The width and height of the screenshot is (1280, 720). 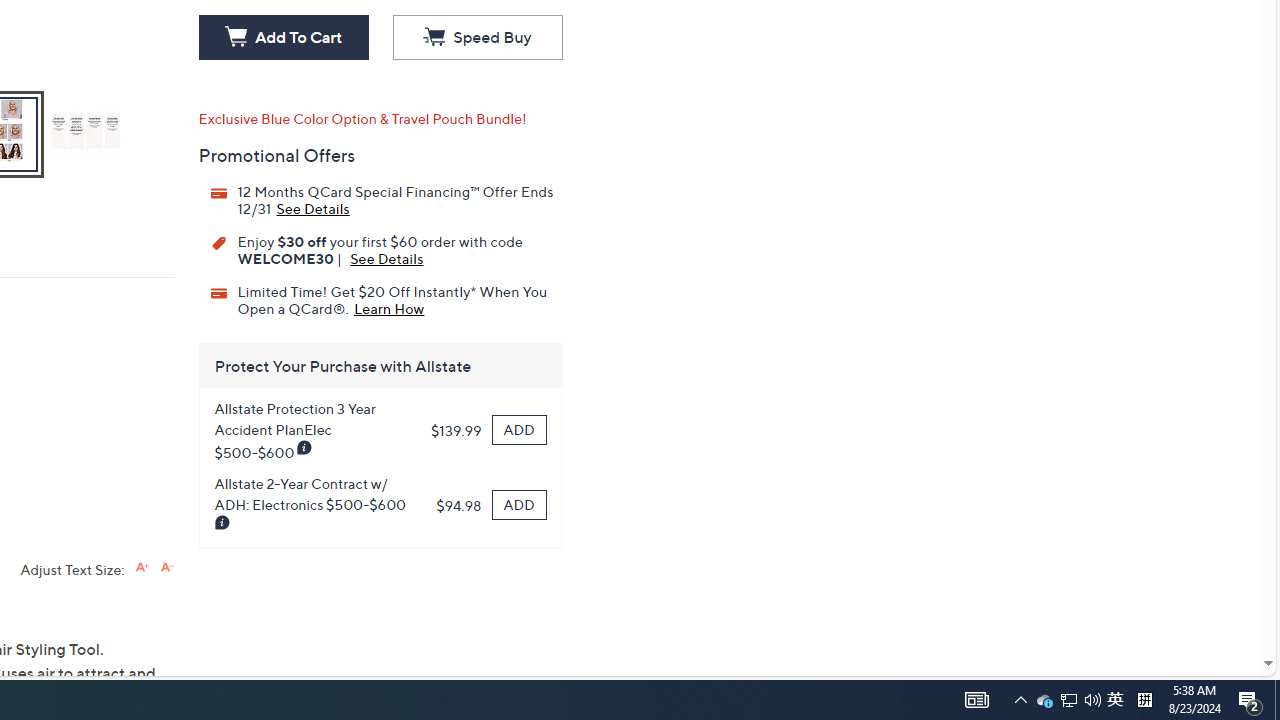 I want to click on 'Increase font size', so click(x=141, y=567).